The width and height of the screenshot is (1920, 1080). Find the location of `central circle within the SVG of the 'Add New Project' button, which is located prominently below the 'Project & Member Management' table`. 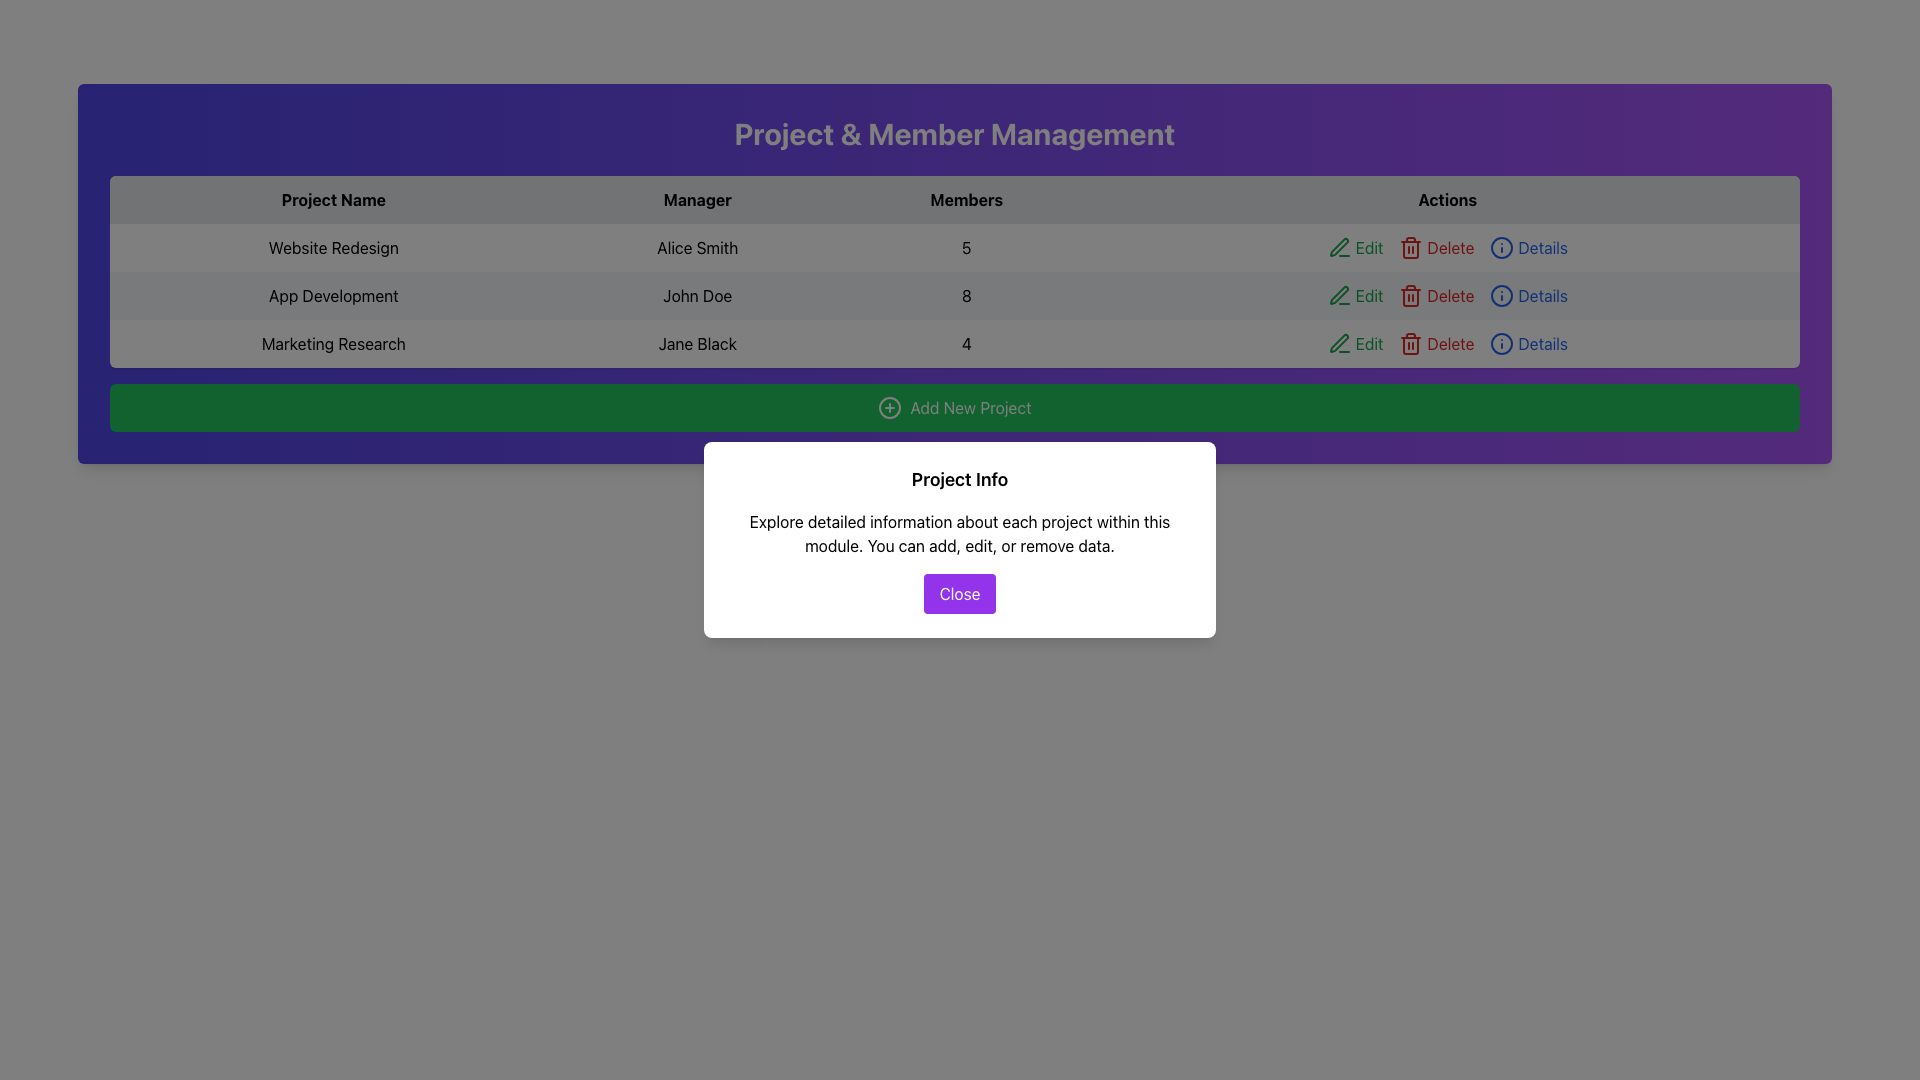

central circle within the SVG of the 'Add New Project' button, which is located prominently below the 'Project & Member Management' table is located at coordinates (889, 407).